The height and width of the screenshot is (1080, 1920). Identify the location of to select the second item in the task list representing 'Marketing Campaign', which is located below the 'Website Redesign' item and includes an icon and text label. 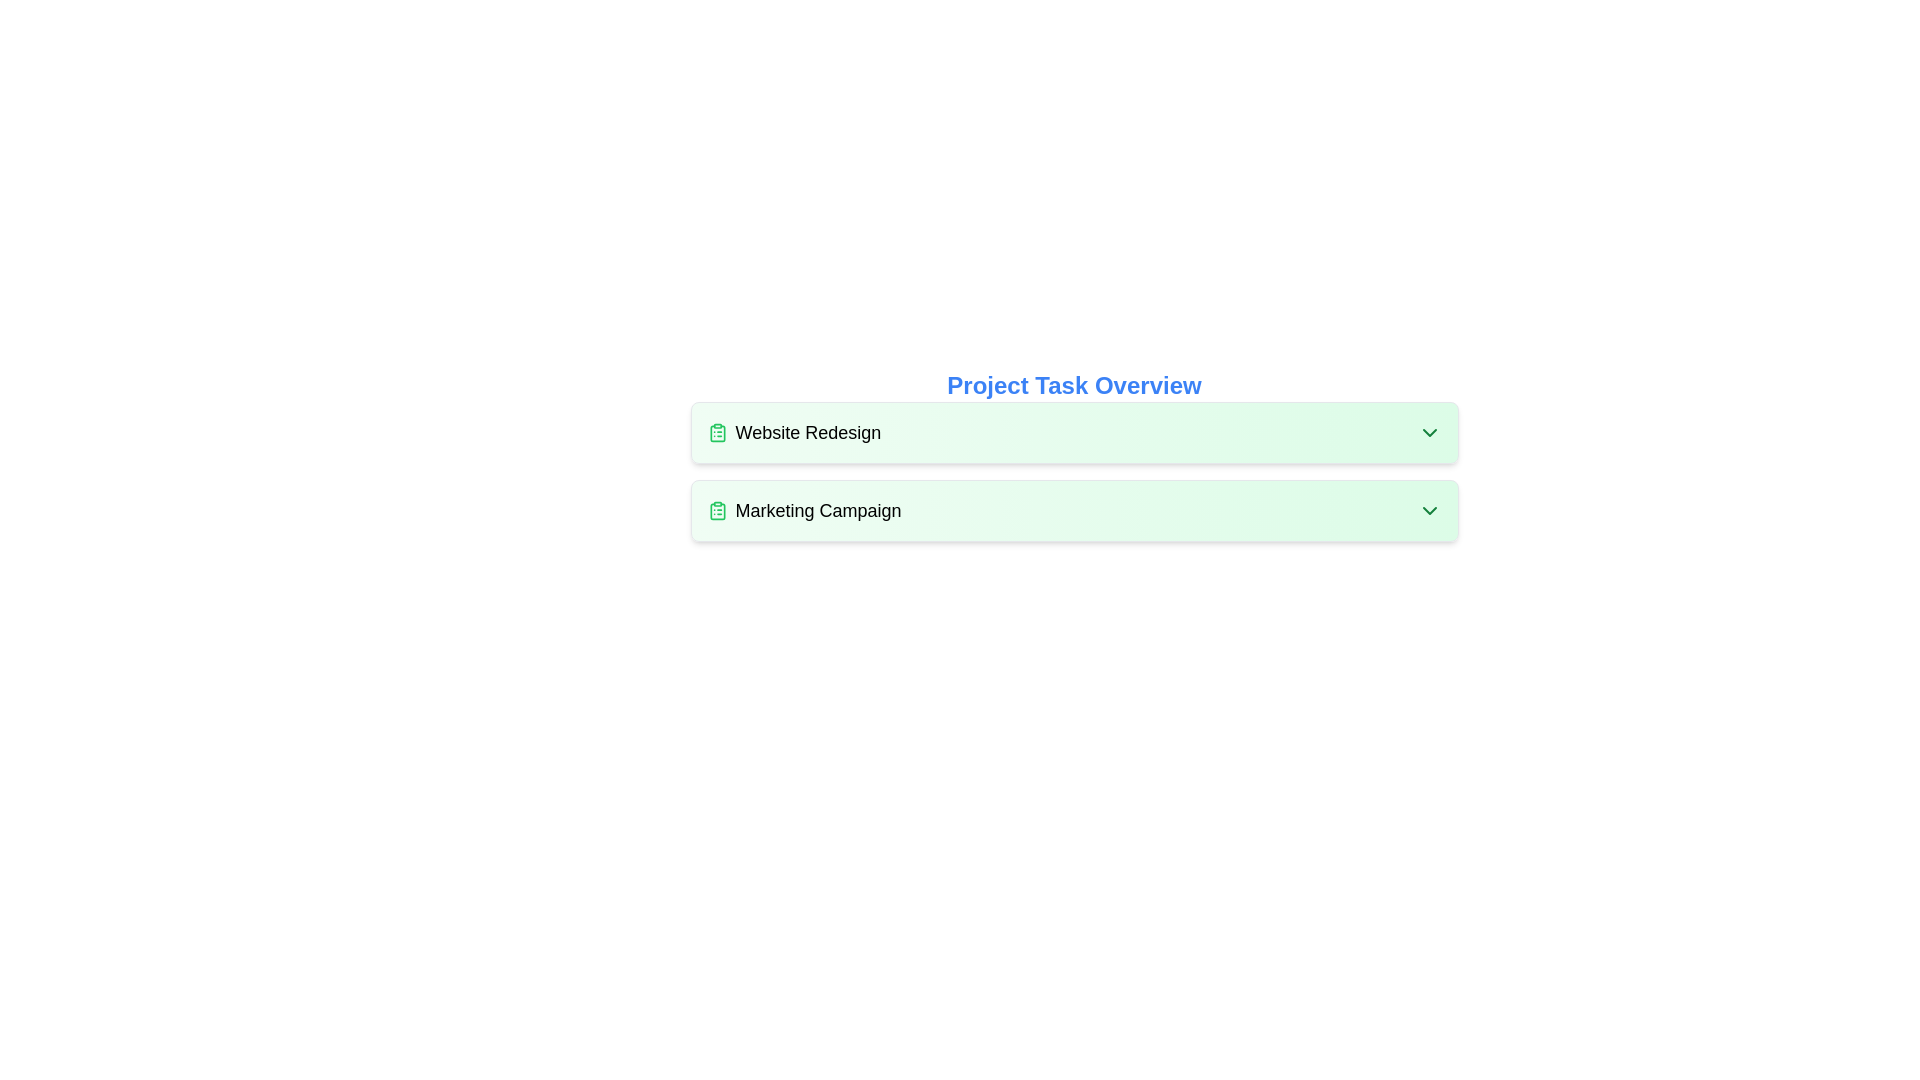
(804, 509).